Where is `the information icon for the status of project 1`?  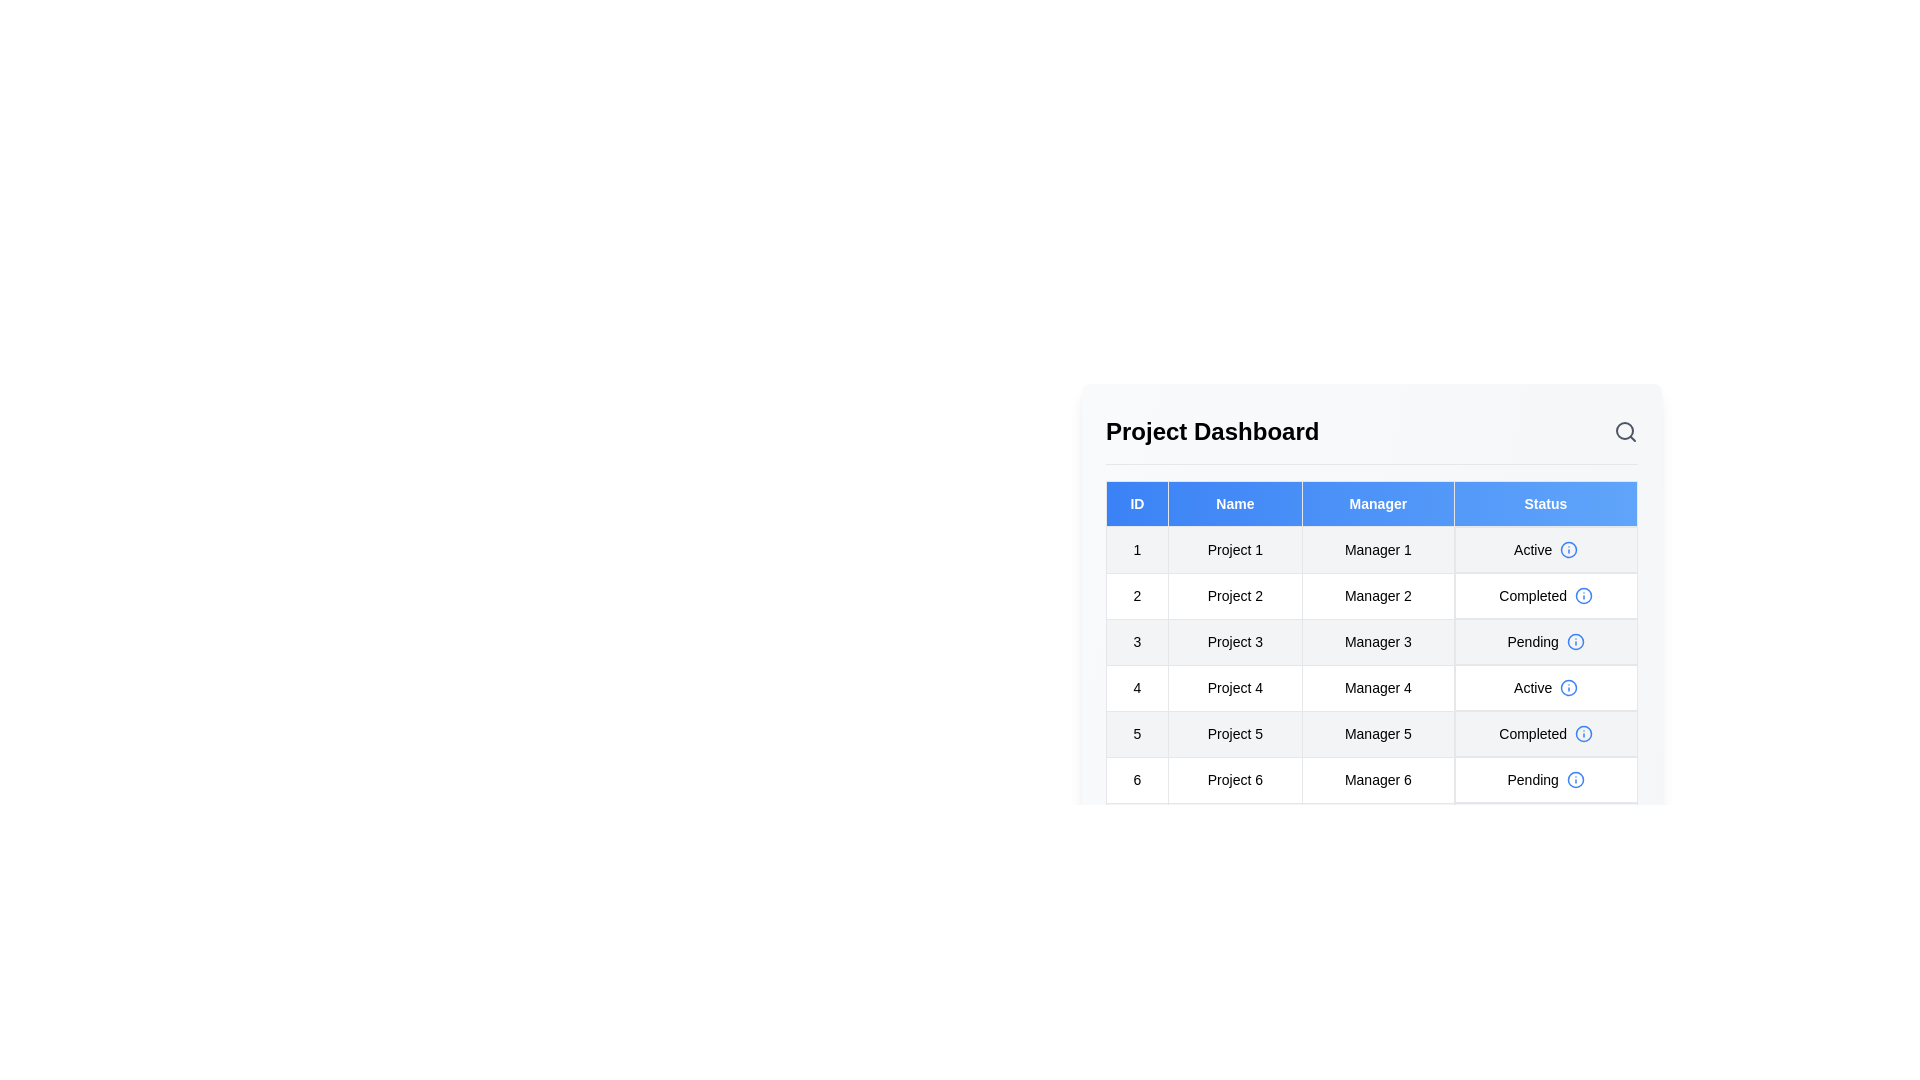 the information icon for the status of project 1 is located at coordinates (1568, 550).